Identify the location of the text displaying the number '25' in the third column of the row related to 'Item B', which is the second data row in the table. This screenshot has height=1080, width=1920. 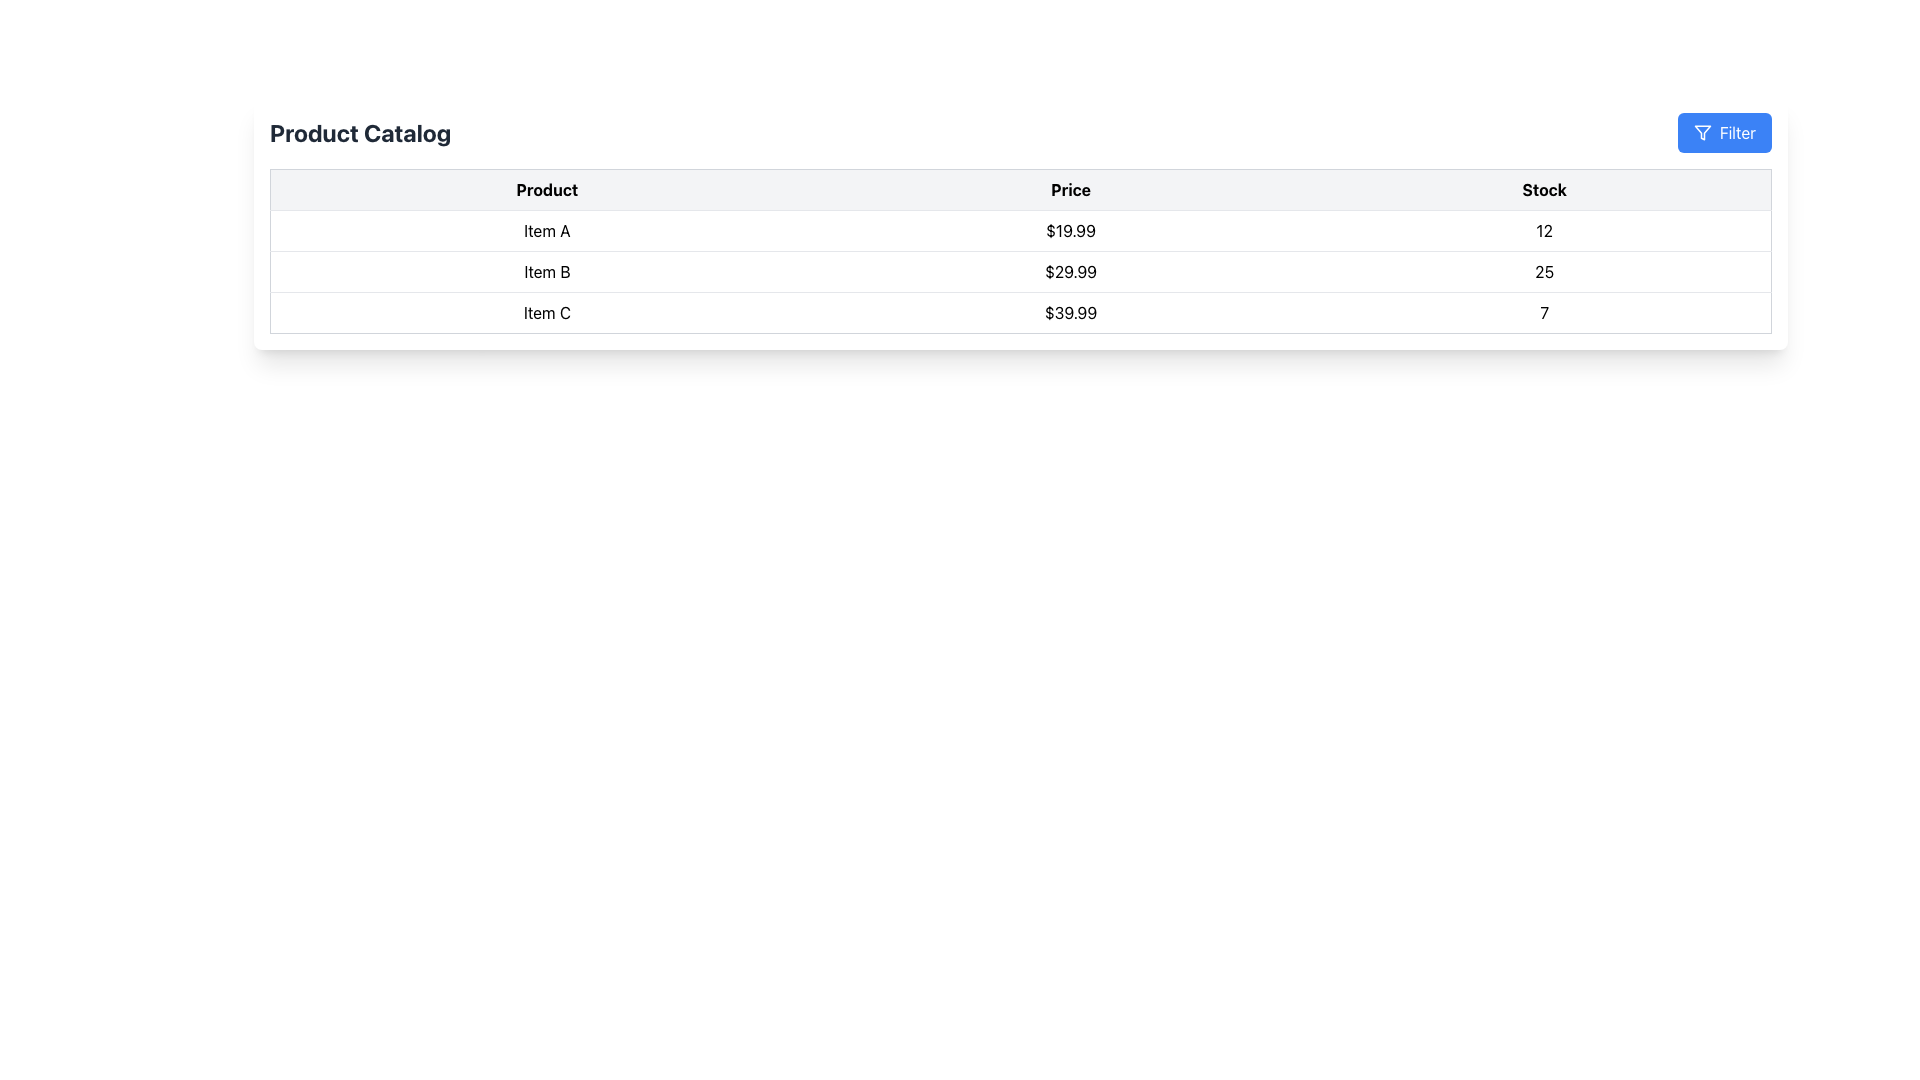
(1544, 272).